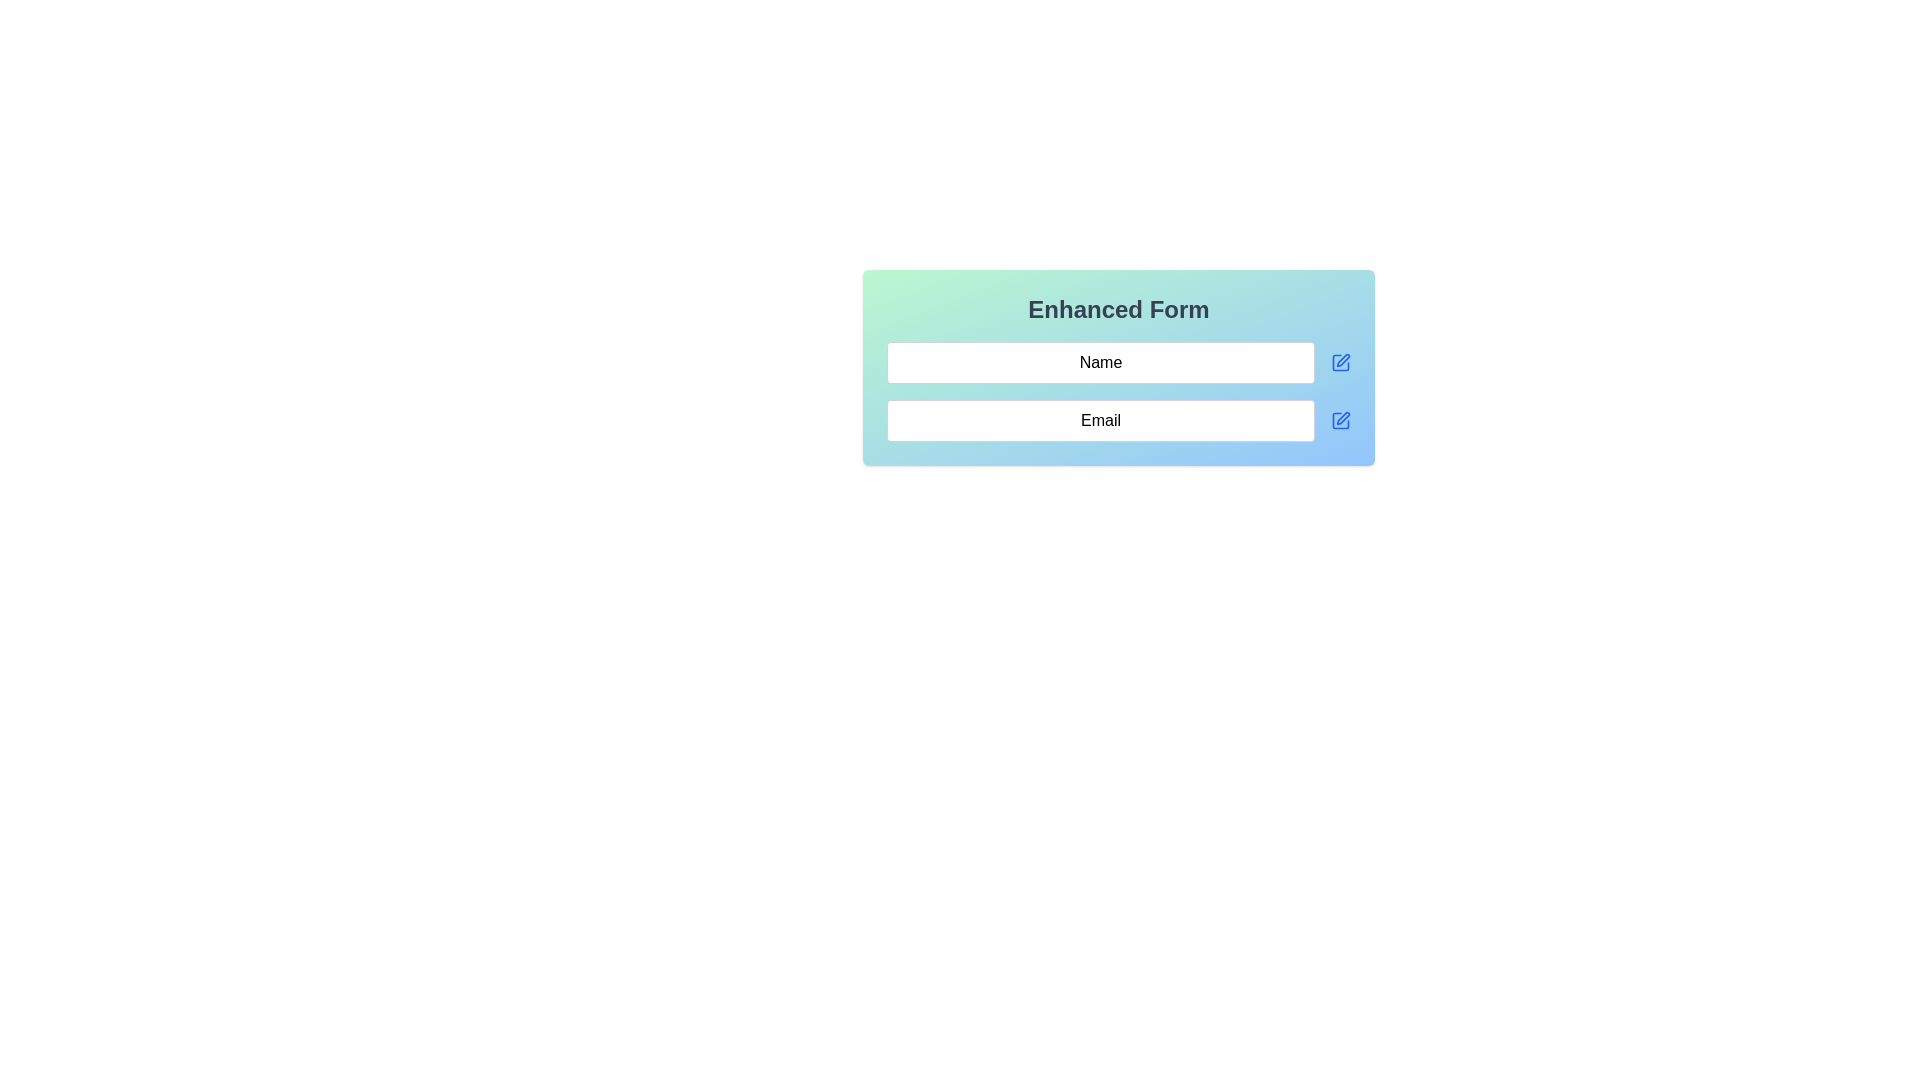  What do you see at coordinates (1340, 362) in the screenshot?
I see `the icon button for editing the 'Name' field` at bounding box center [1340, 362].